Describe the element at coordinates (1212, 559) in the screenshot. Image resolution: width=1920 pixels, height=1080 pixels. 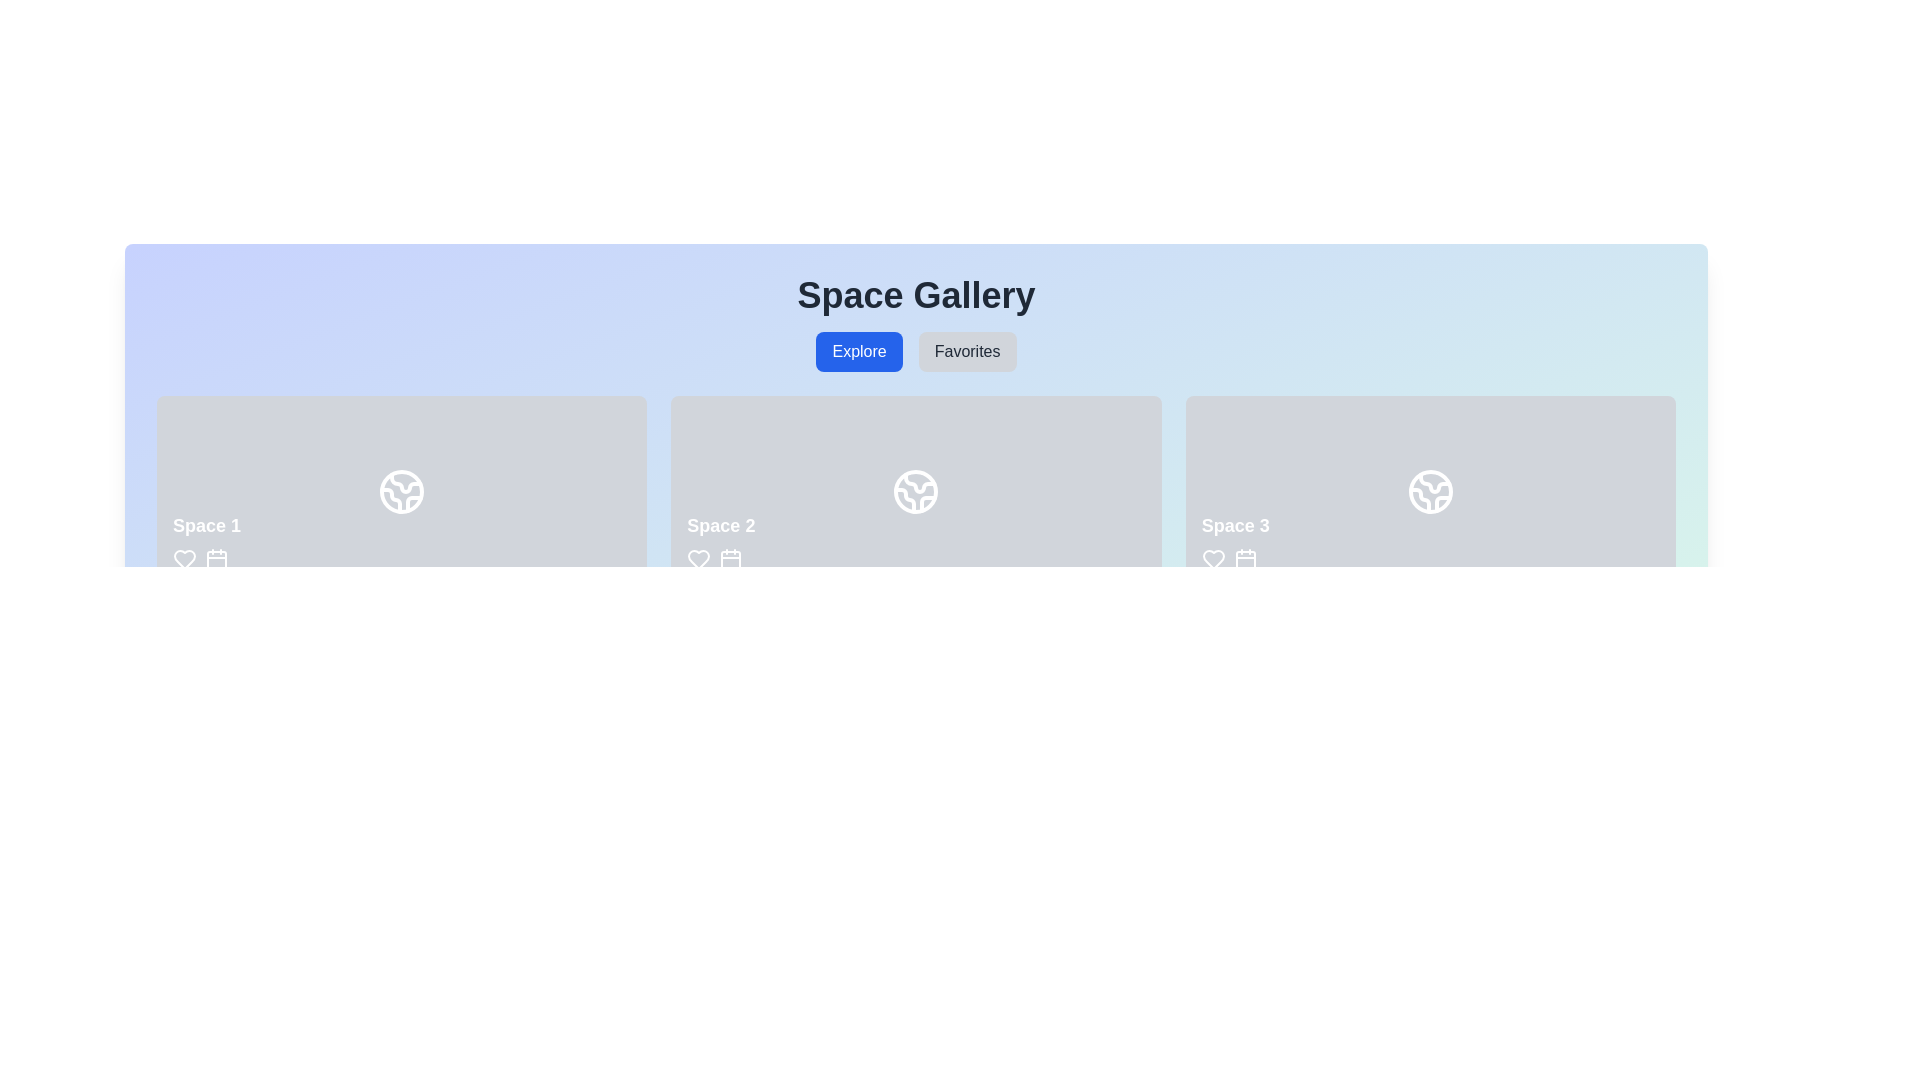
I see `the heart icon located in the bottom-left corner of the 'Space 3' card to mark it as a favorite` at that location.